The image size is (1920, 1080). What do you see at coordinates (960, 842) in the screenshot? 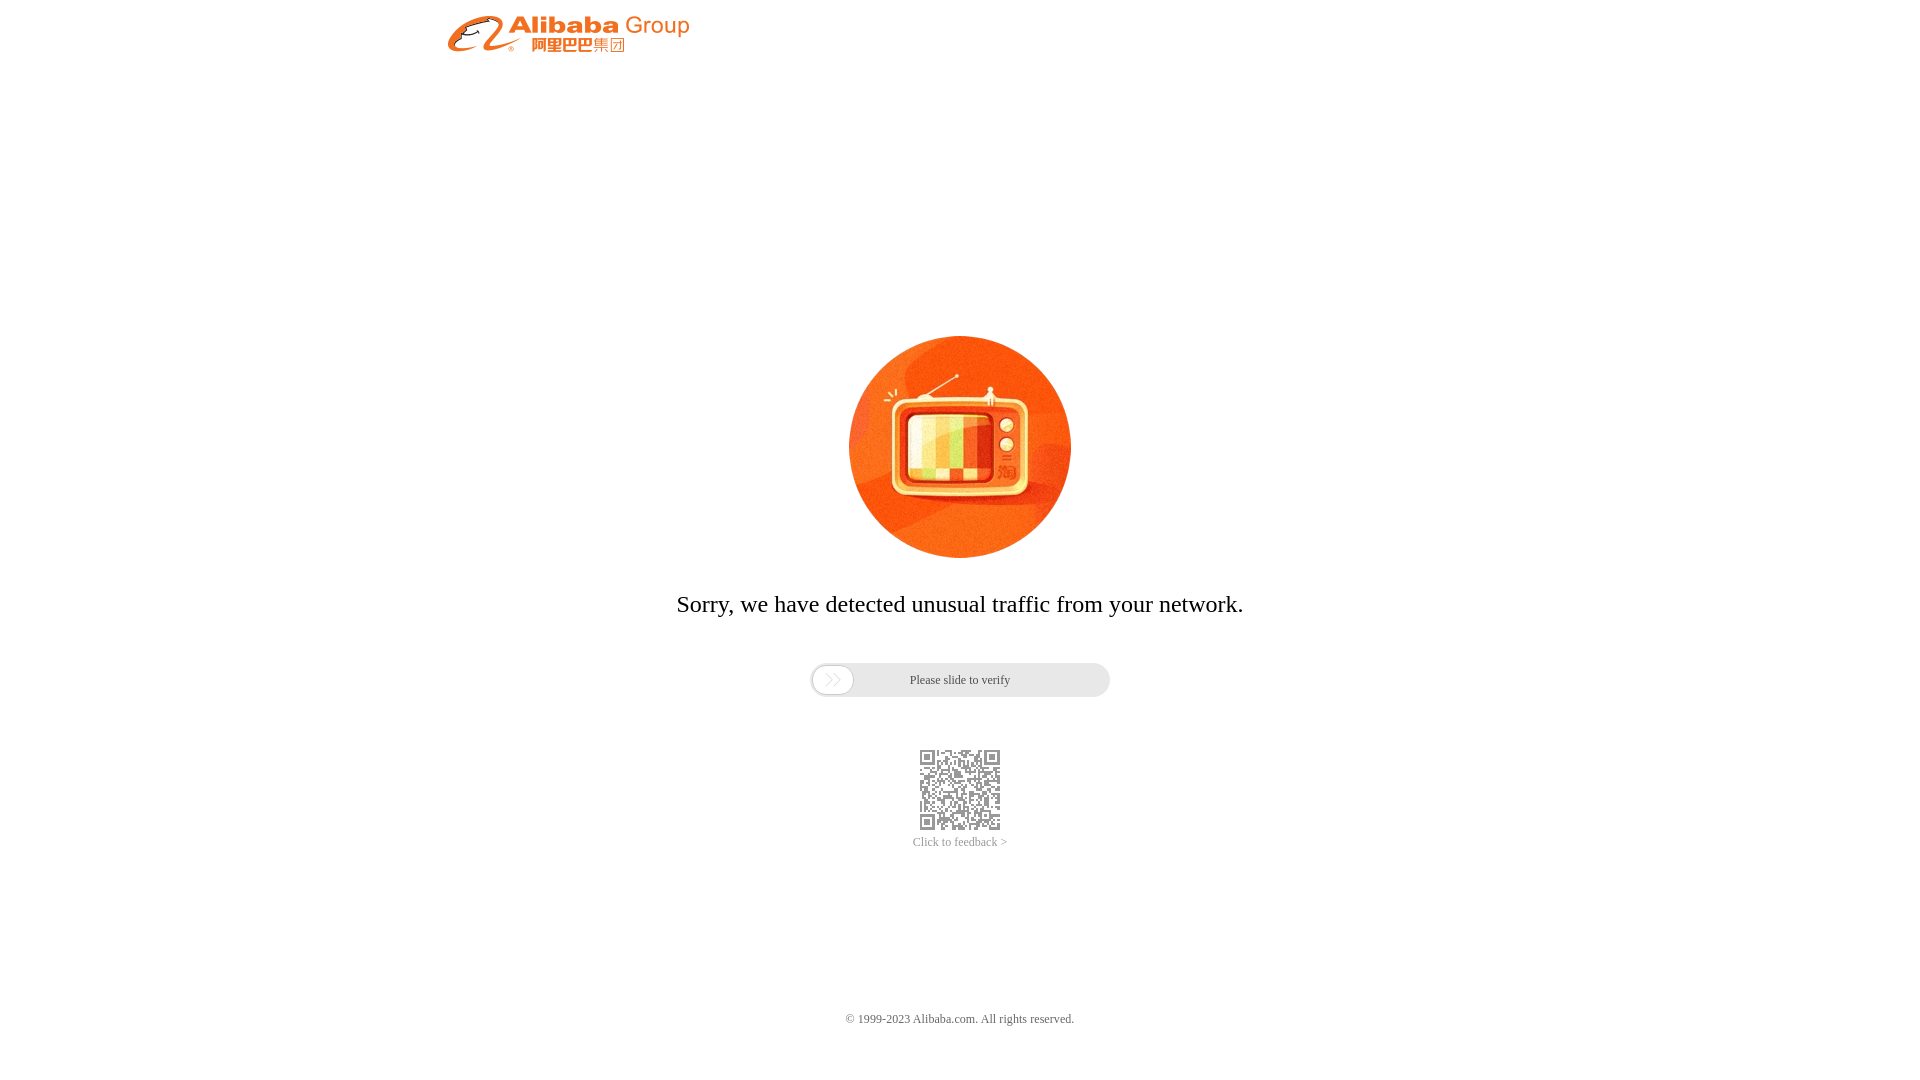
I see `'Click to feedback >'` at bounding box center [960, 842].